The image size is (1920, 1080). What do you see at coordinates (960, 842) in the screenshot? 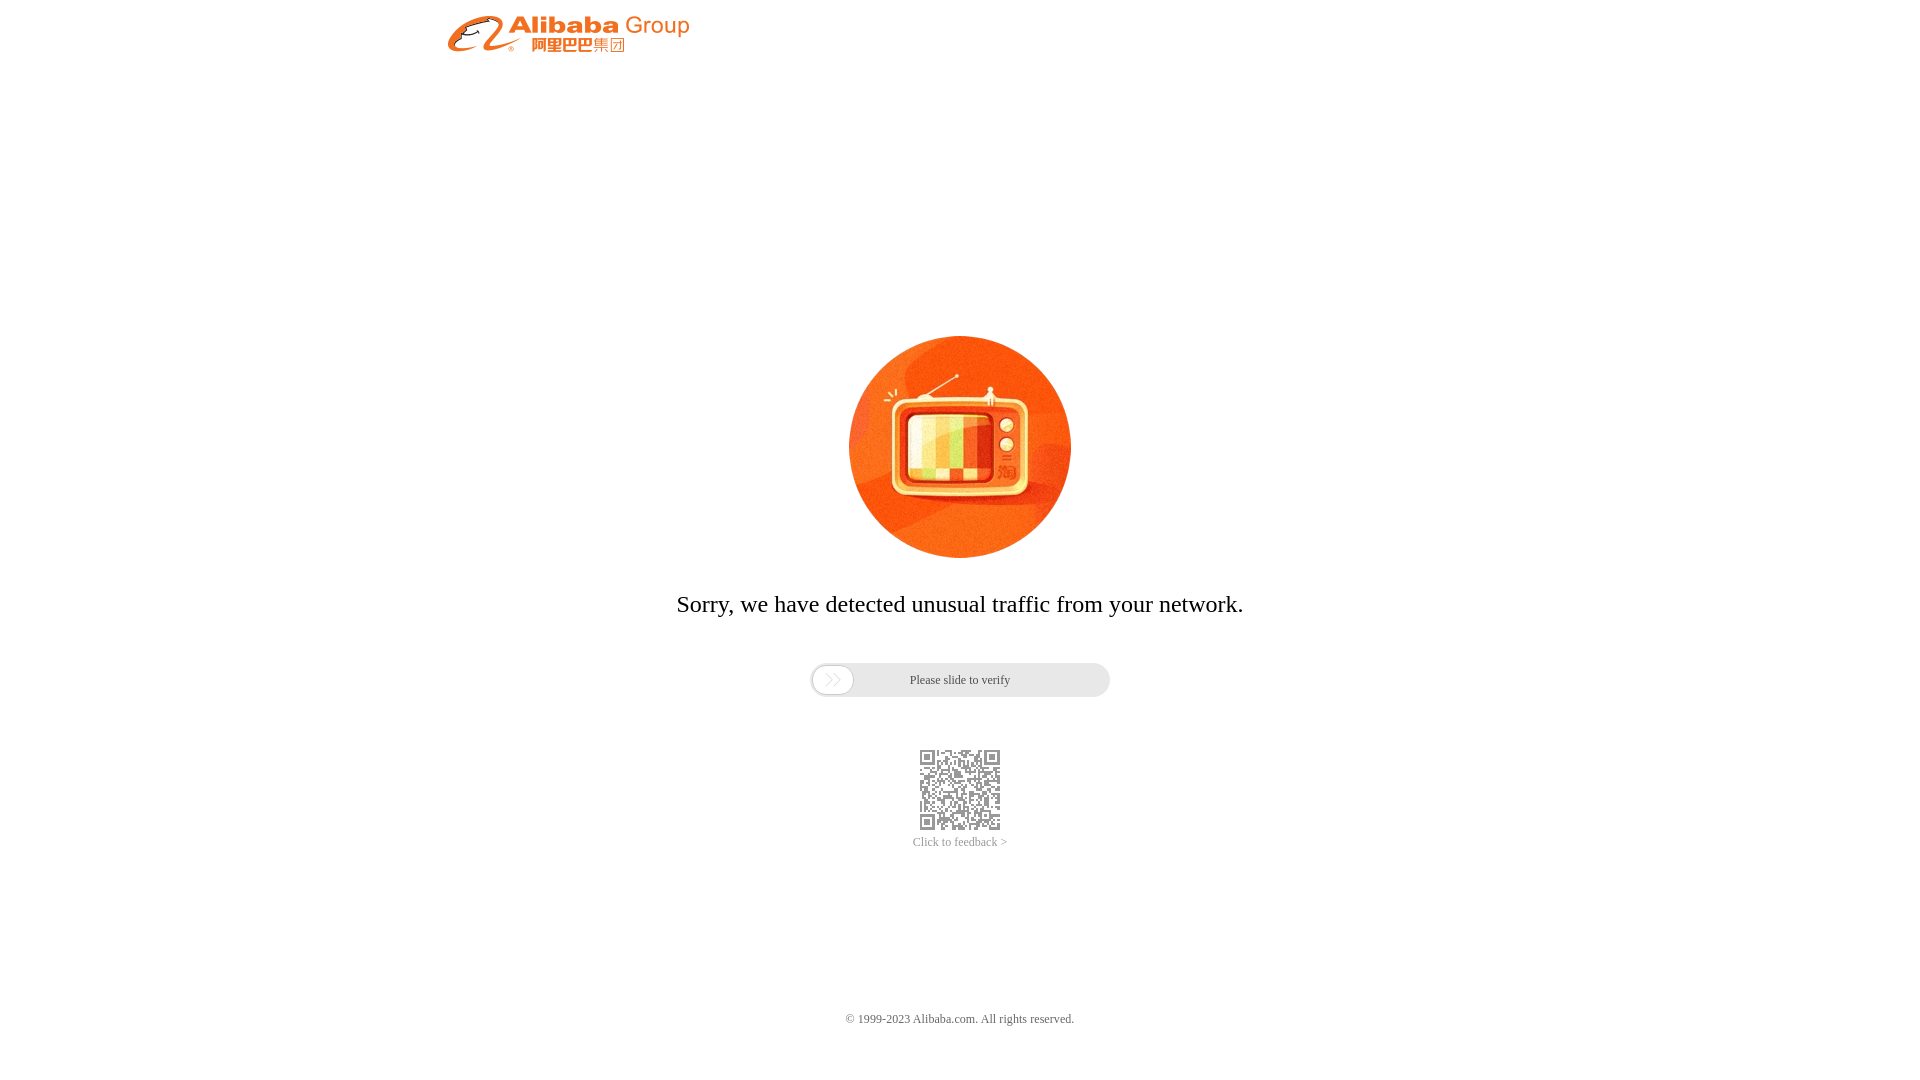
I see `'Click to feedback >'` at bounding box center [960, 842].